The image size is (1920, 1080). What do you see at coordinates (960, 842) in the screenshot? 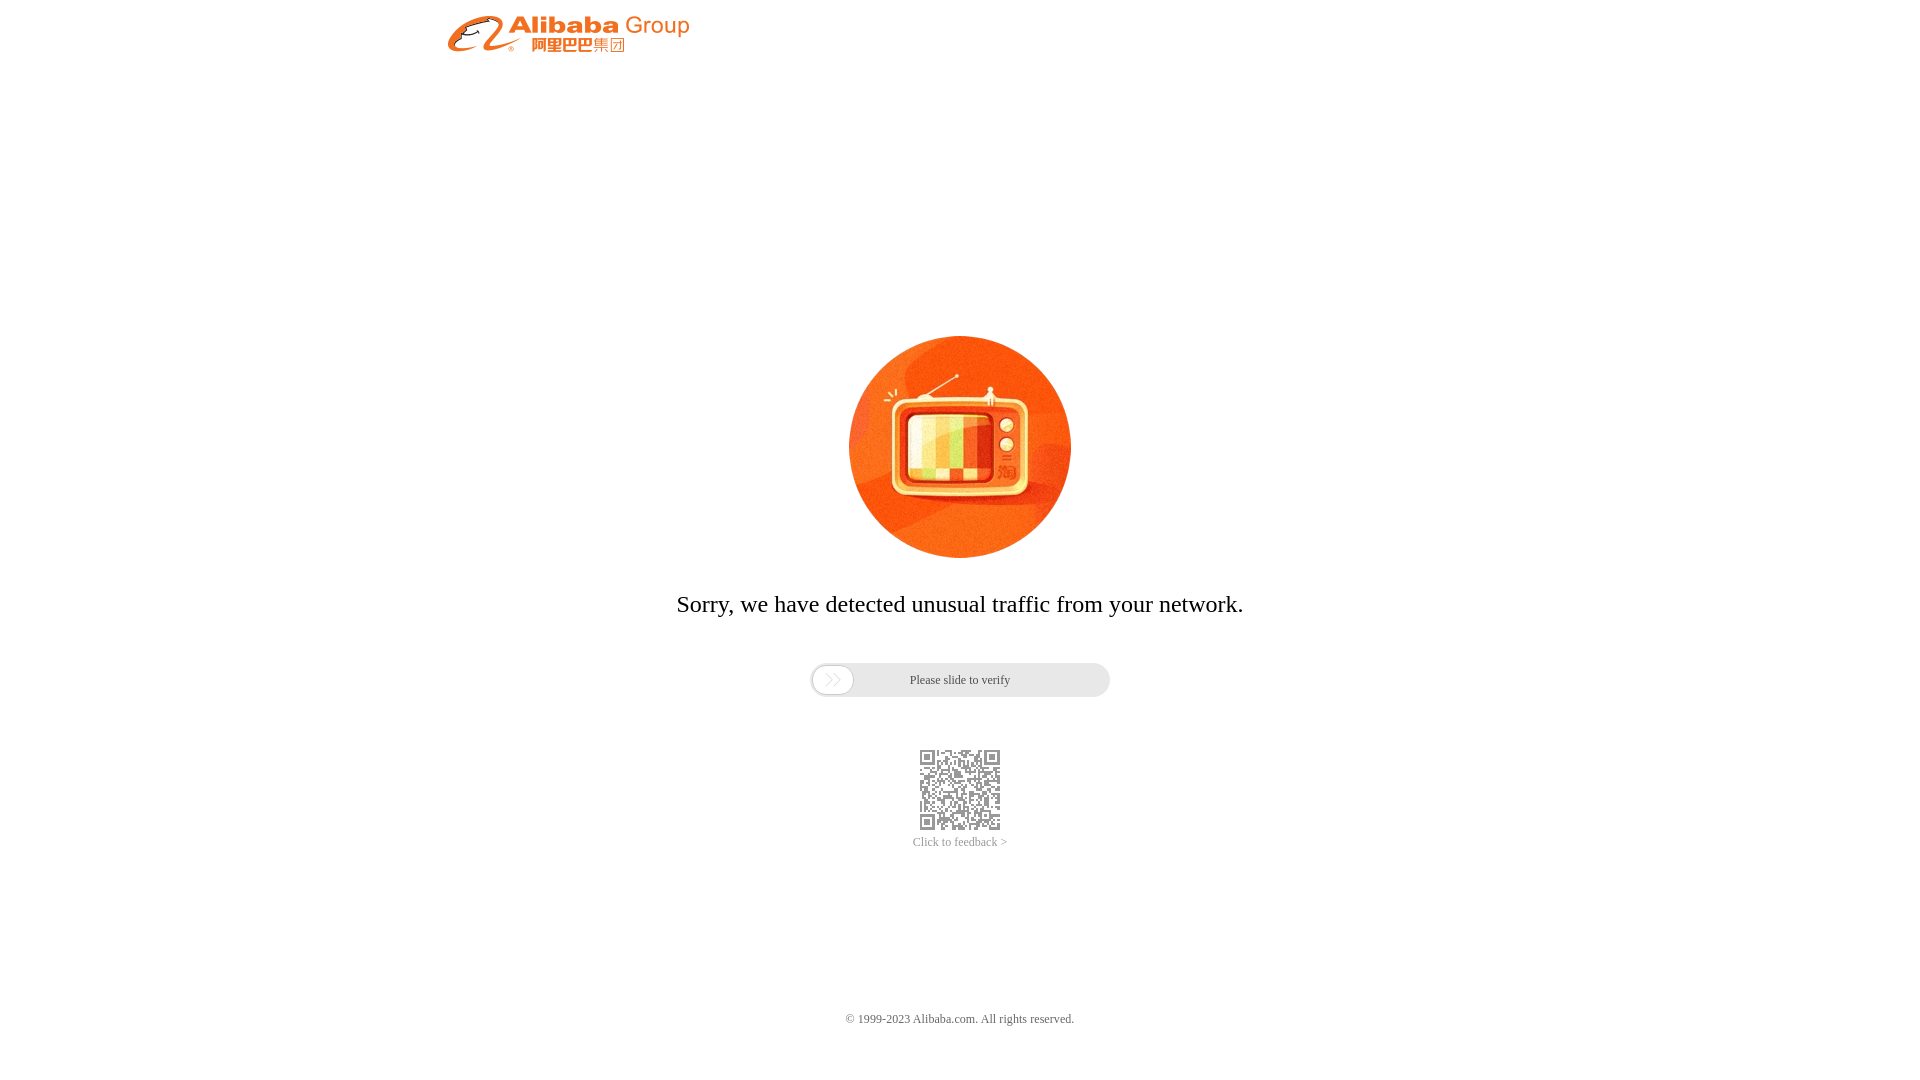
I see `'Click to feedback >'` at bounding box center [960, 842].